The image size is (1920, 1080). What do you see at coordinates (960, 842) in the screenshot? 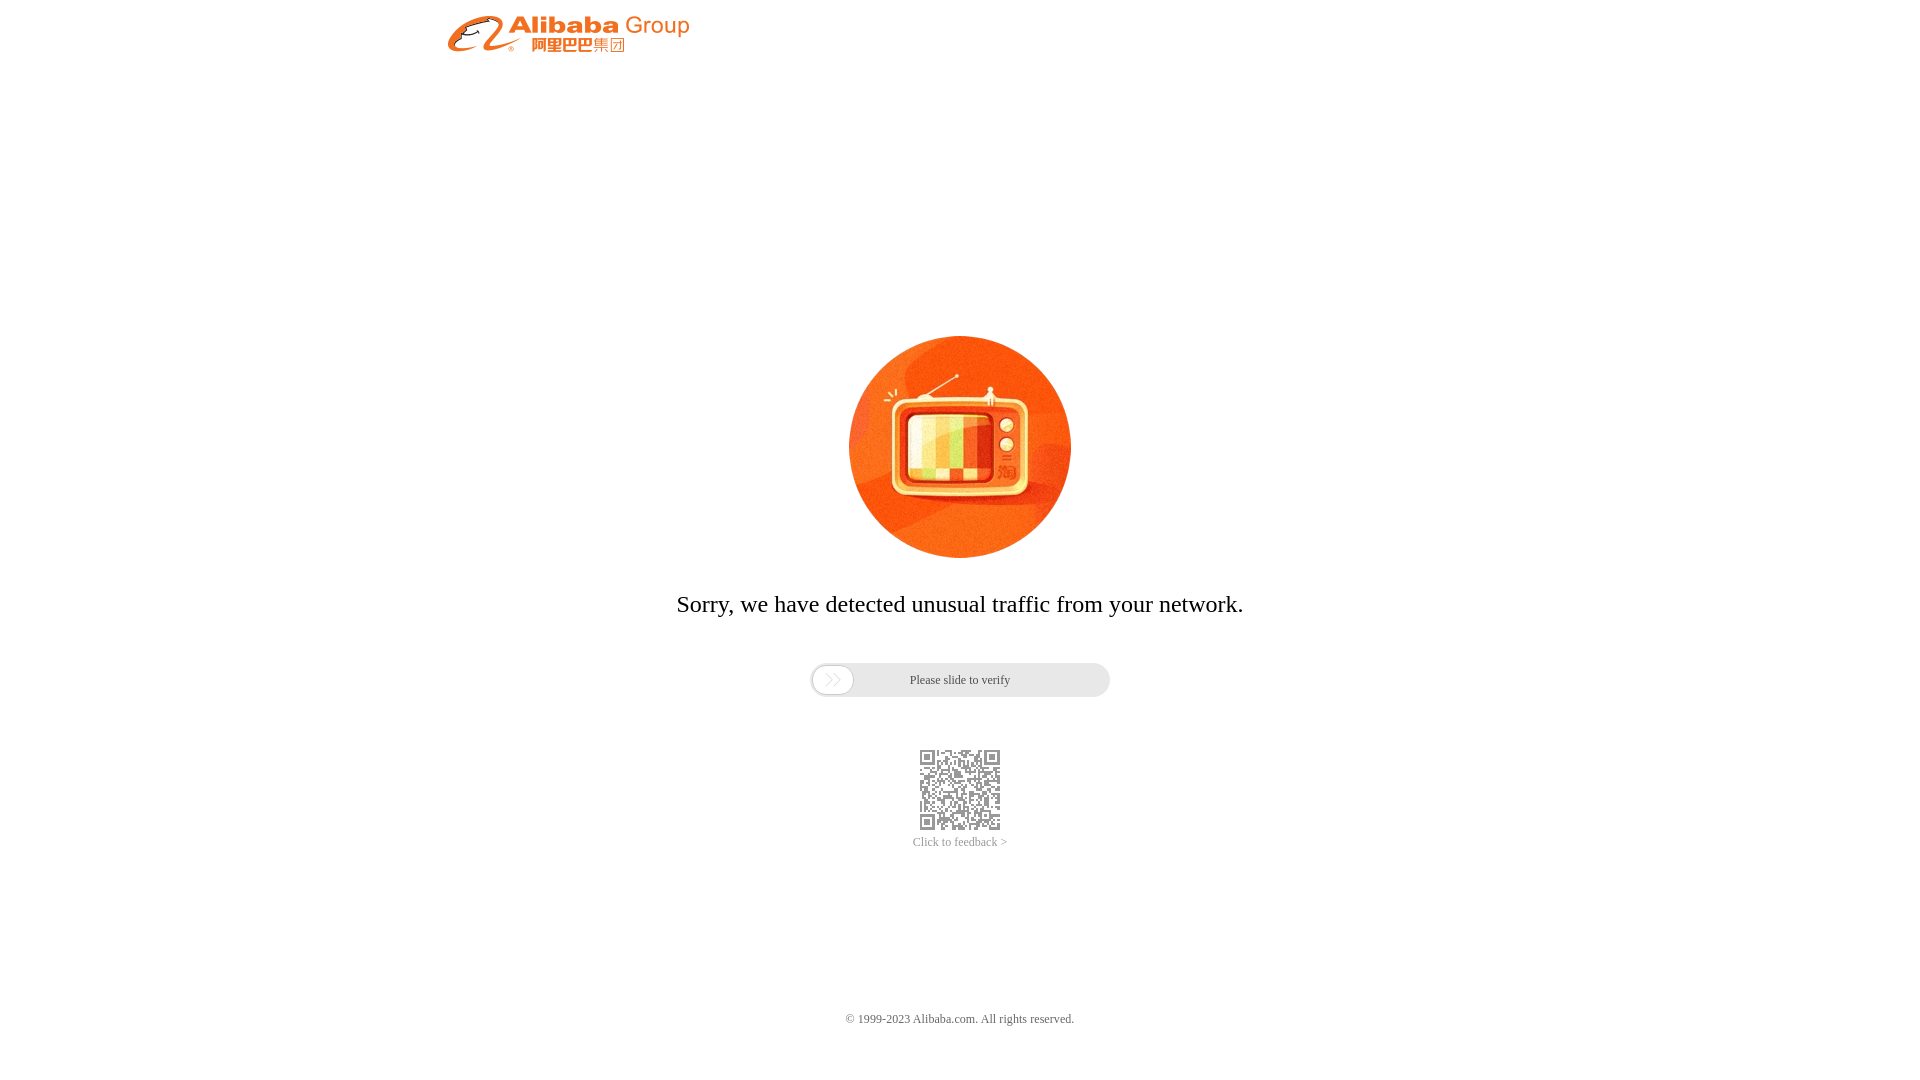
I see `'Click to feedback >'` at bounding box center [960, 842].